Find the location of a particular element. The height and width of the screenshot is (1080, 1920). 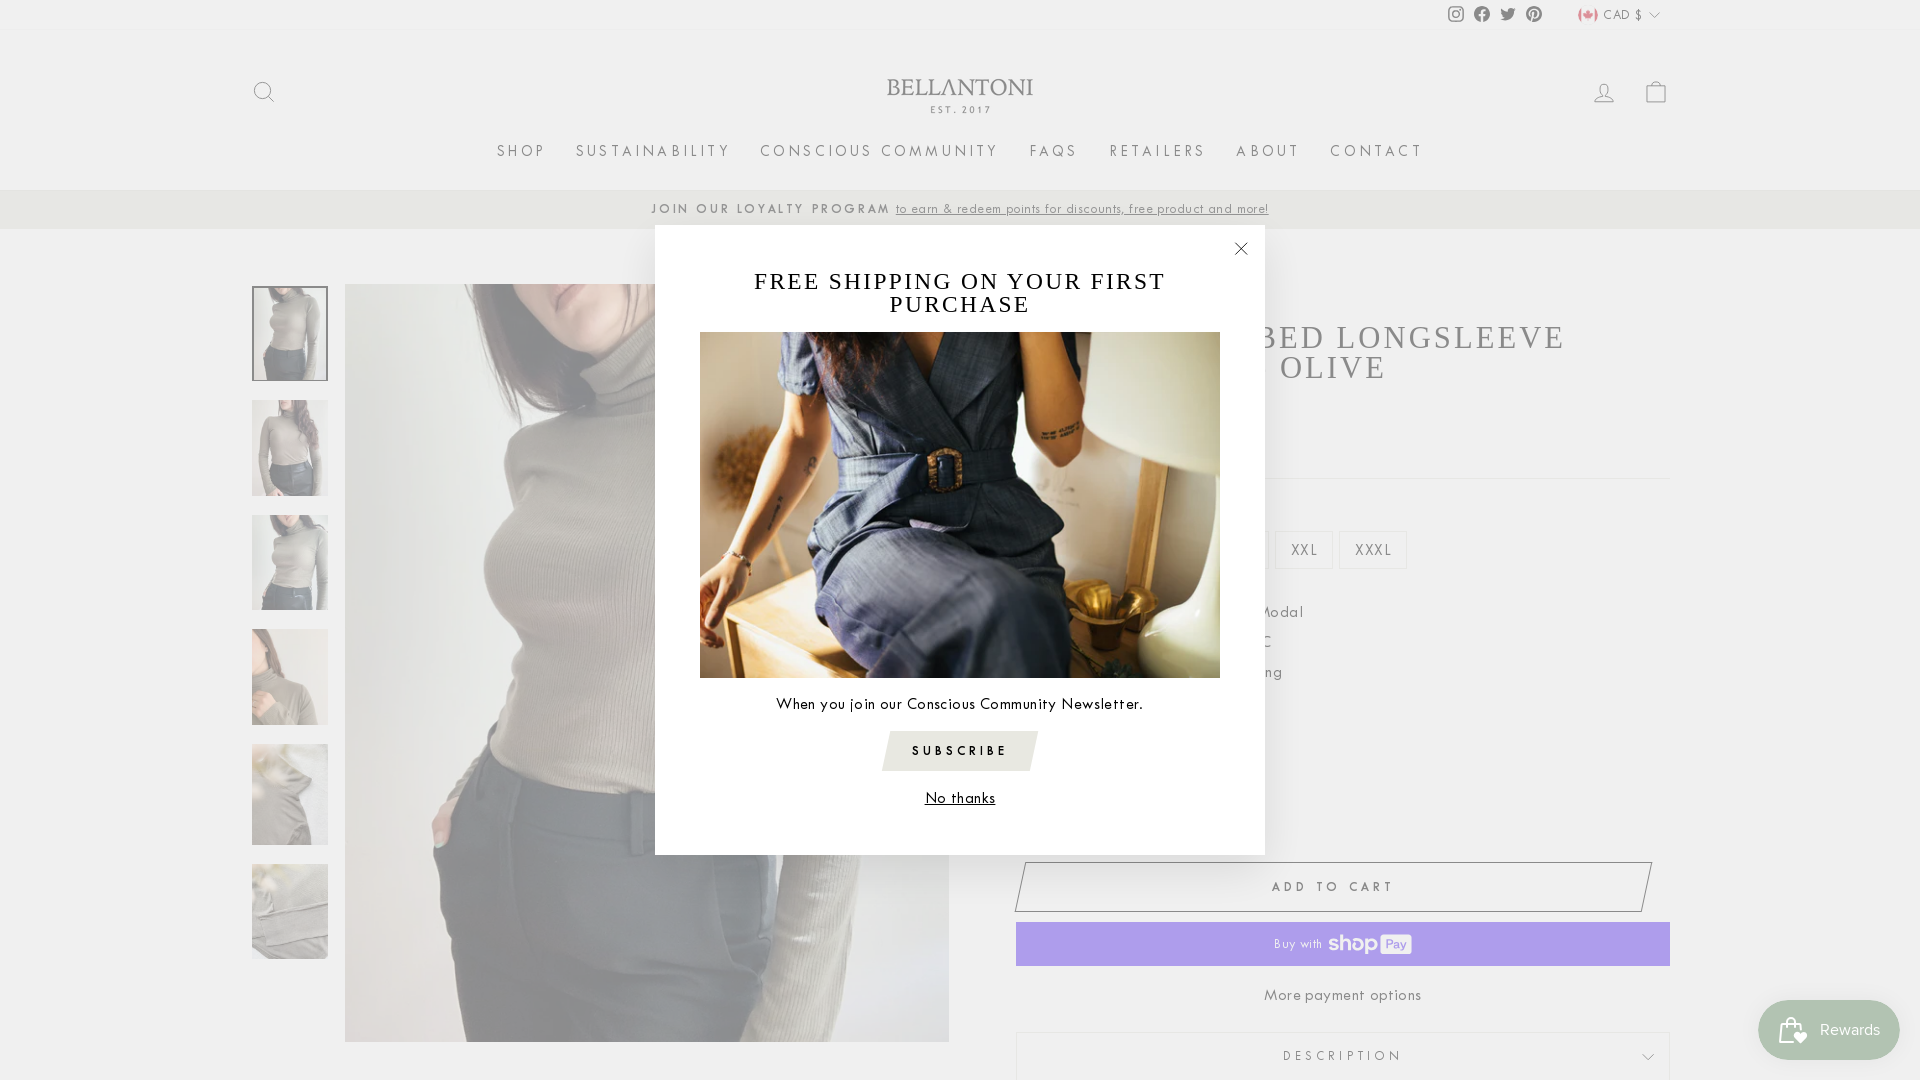

'CONTACT' is located at coordinates (1375, 150).